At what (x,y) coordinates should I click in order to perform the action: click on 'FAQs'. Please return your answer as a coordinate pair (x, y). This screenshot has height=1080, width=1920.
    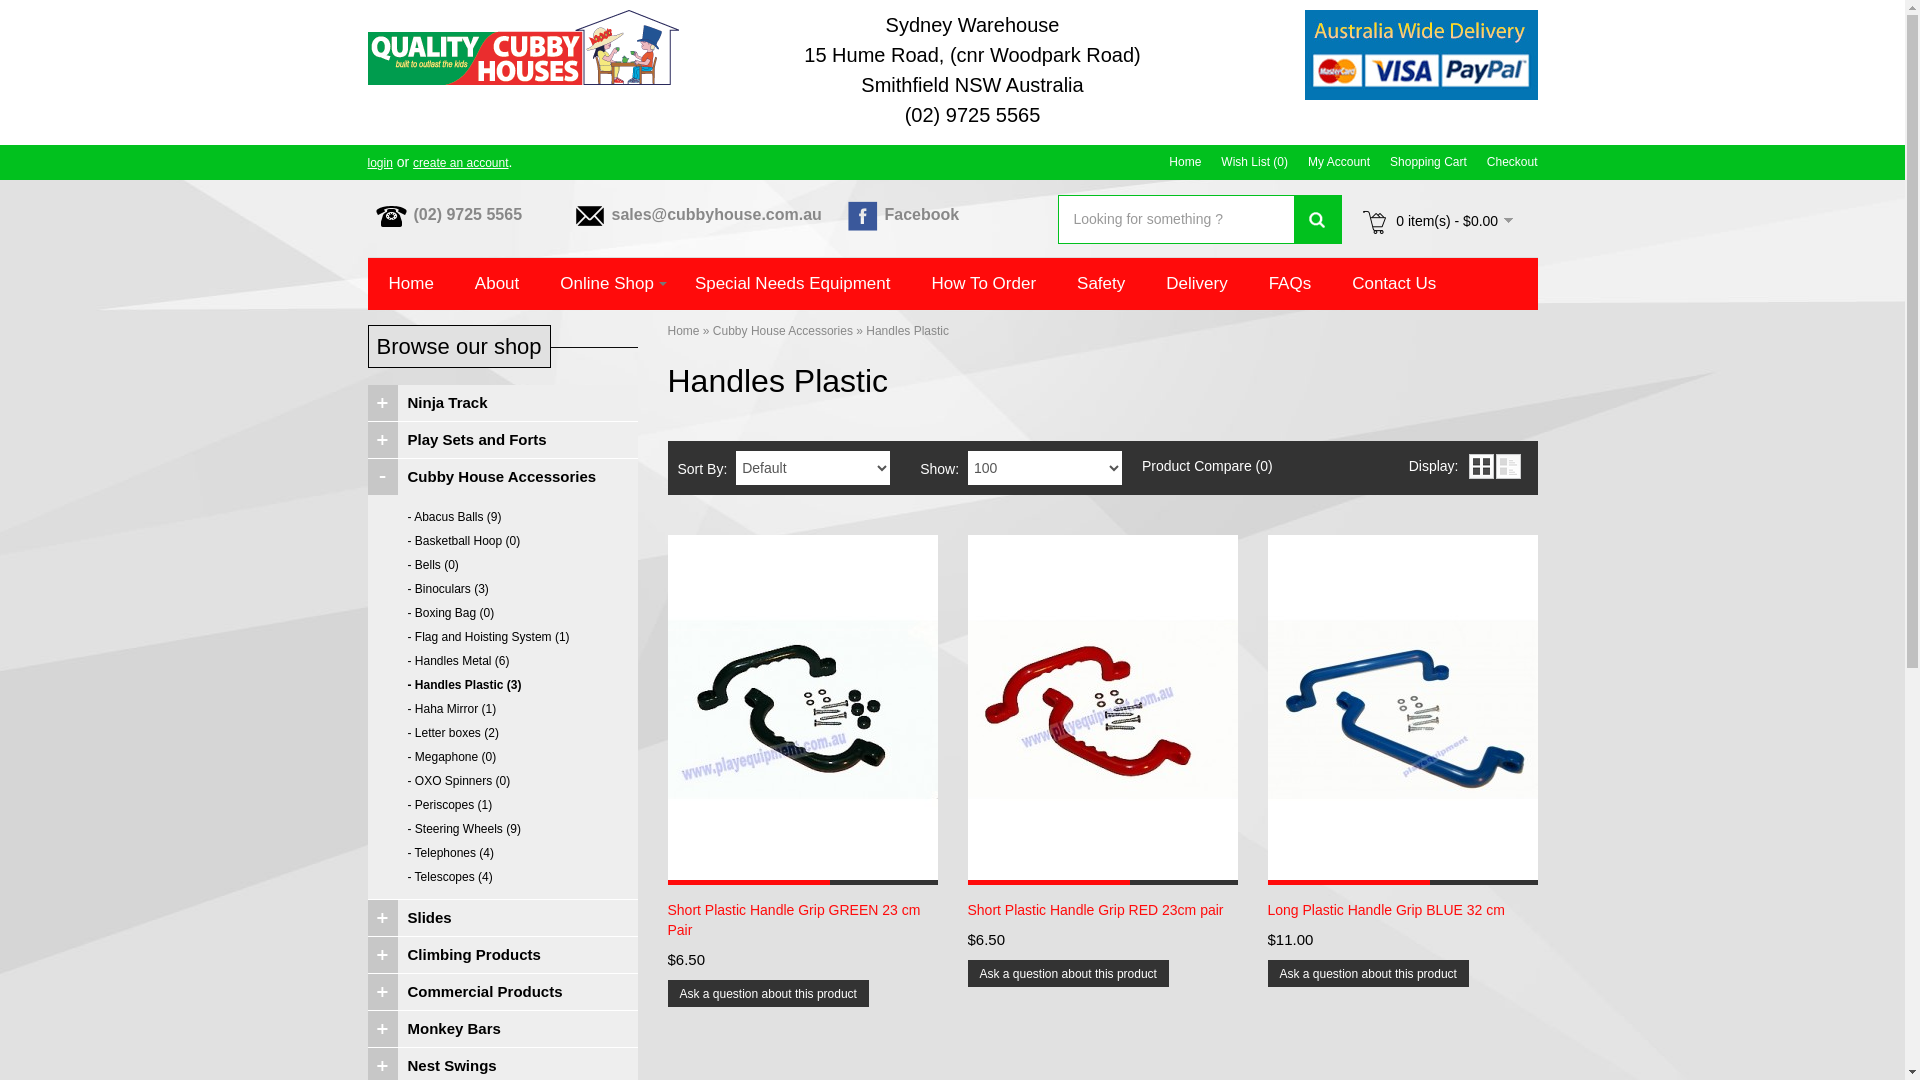
    Looking at the image, I should click on (1291, 284).